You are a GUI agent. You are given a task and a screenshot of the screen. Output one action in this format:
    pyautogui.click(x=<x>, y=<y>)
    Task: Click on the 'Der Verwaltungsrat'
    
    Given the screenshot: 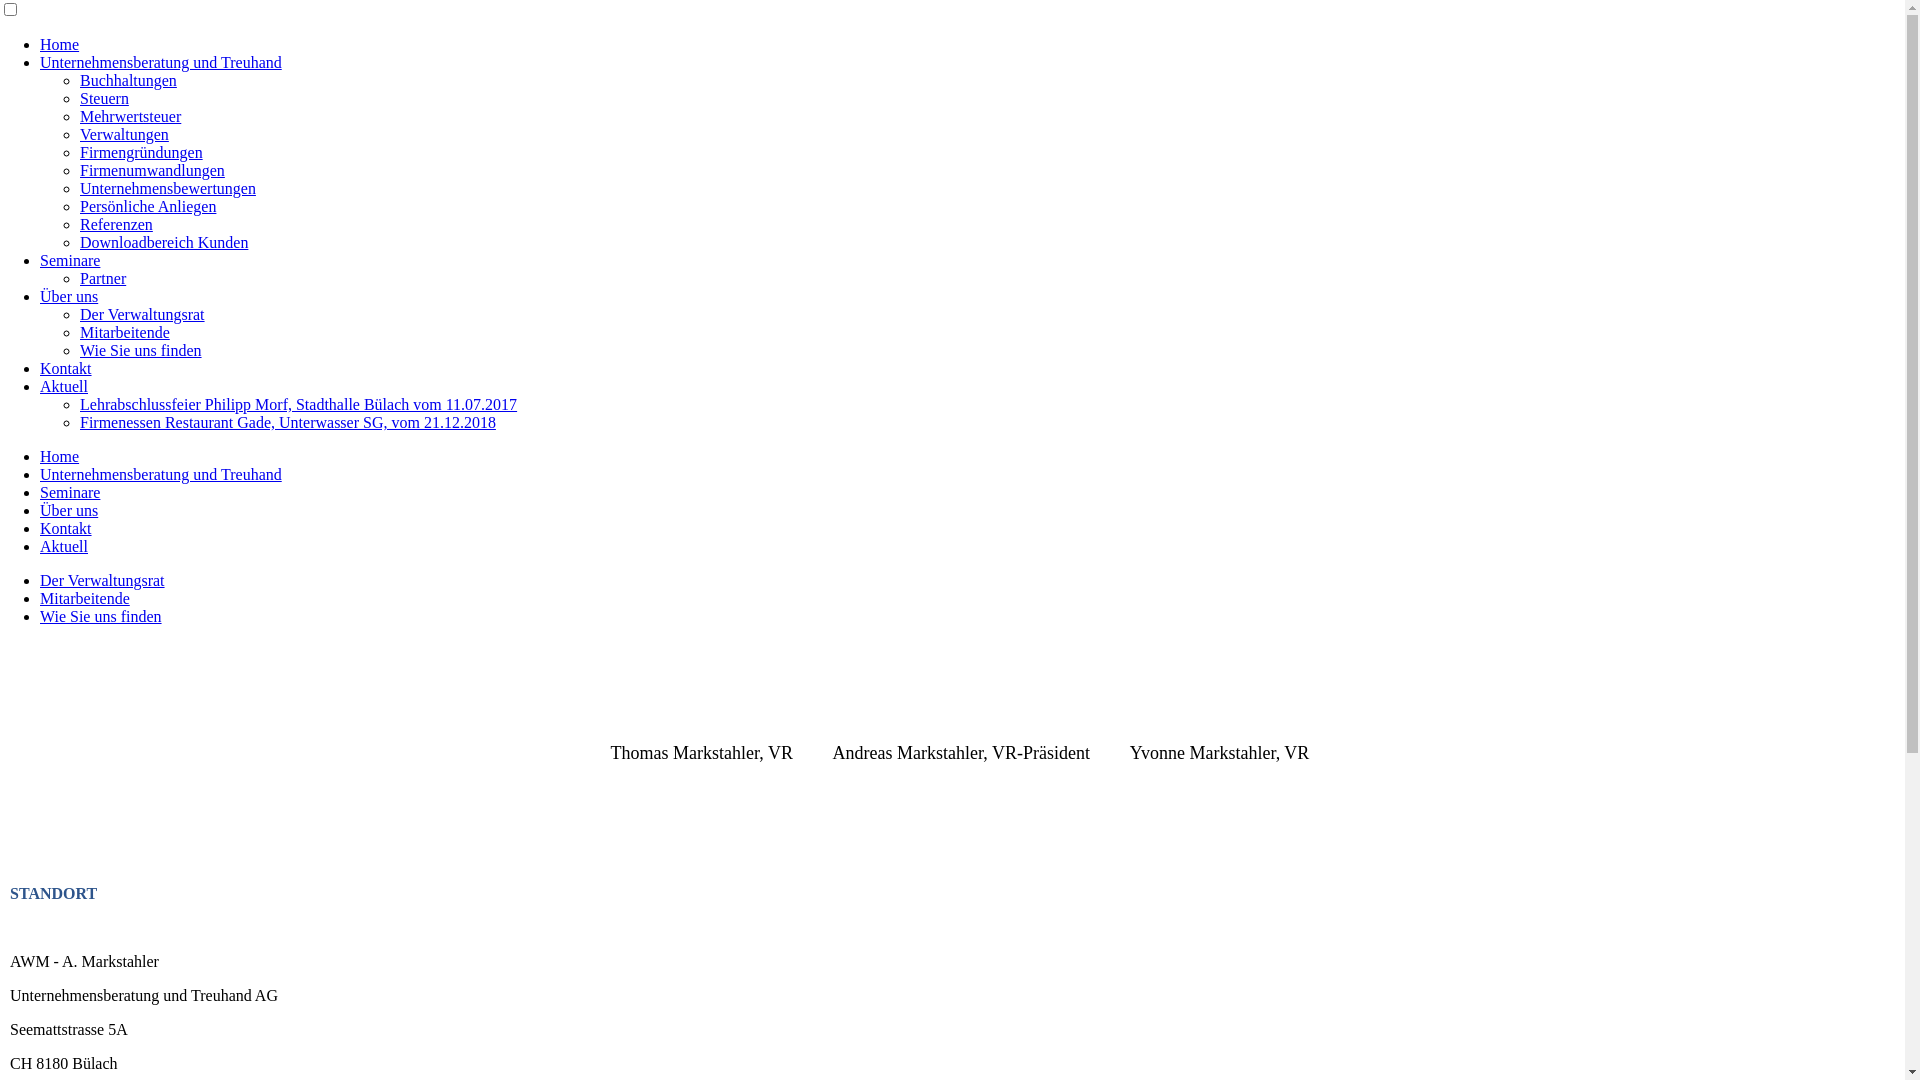 What is the action you would take?
    pyautogui.click(x=141, y=314)
    